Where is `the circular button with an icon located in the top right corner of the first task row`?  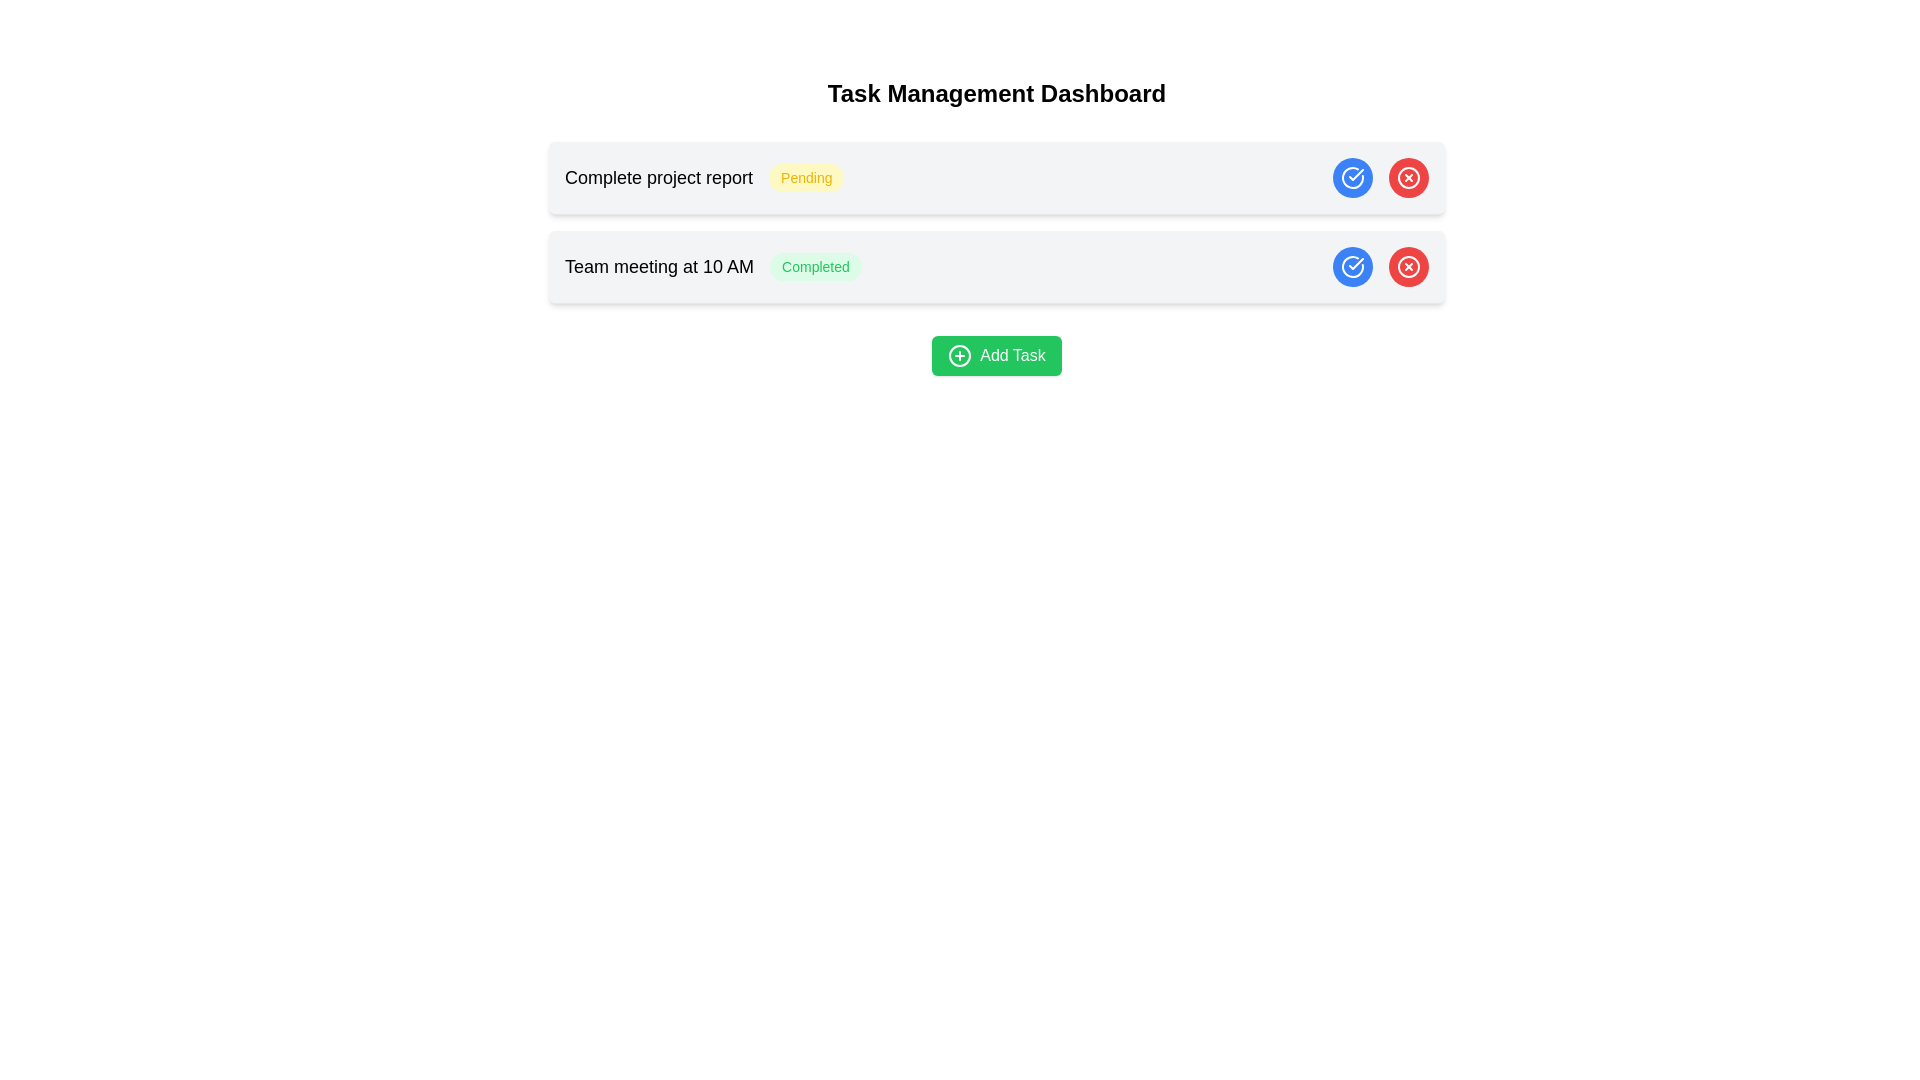
the circular button with an icon located in the top right corner of the first task row is located at coordinates (1408, 176).